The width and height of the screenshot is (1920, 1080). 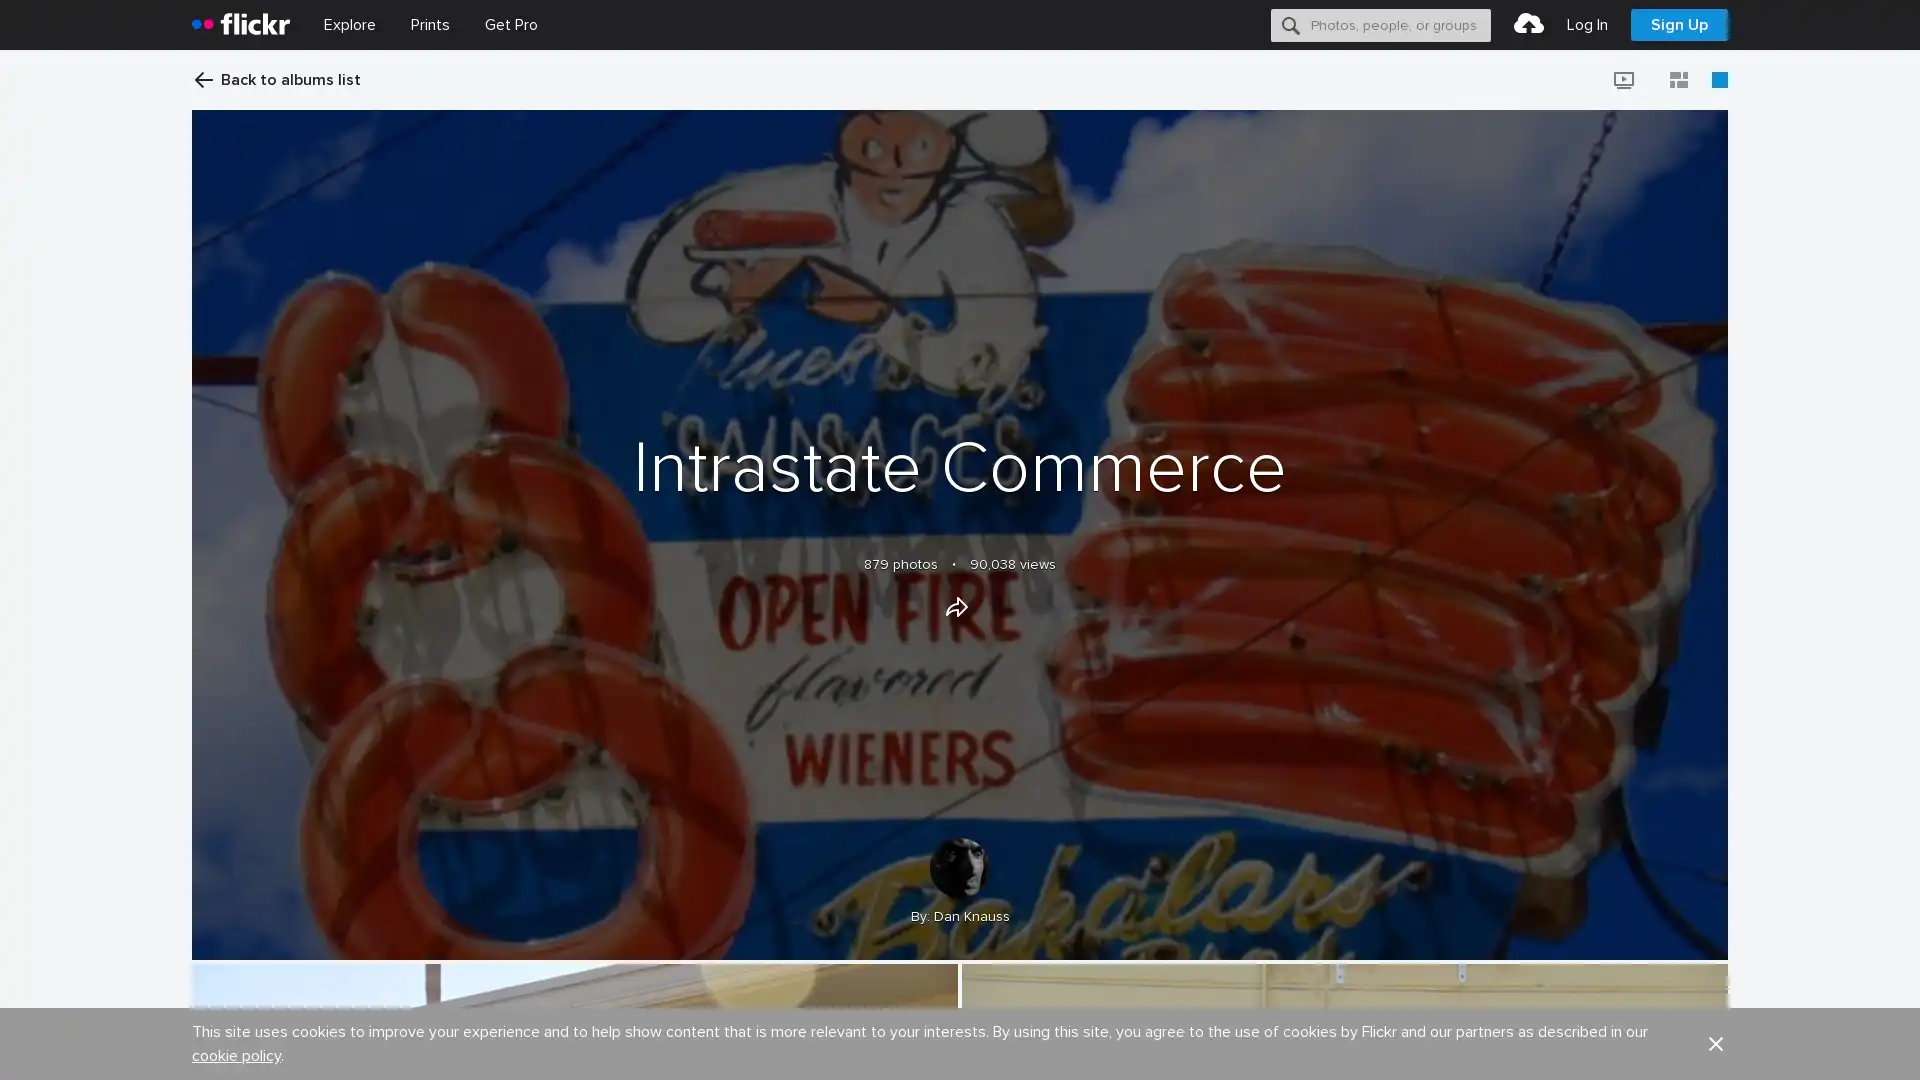 I want to click on Justified view, so click(x=1679, y=79).